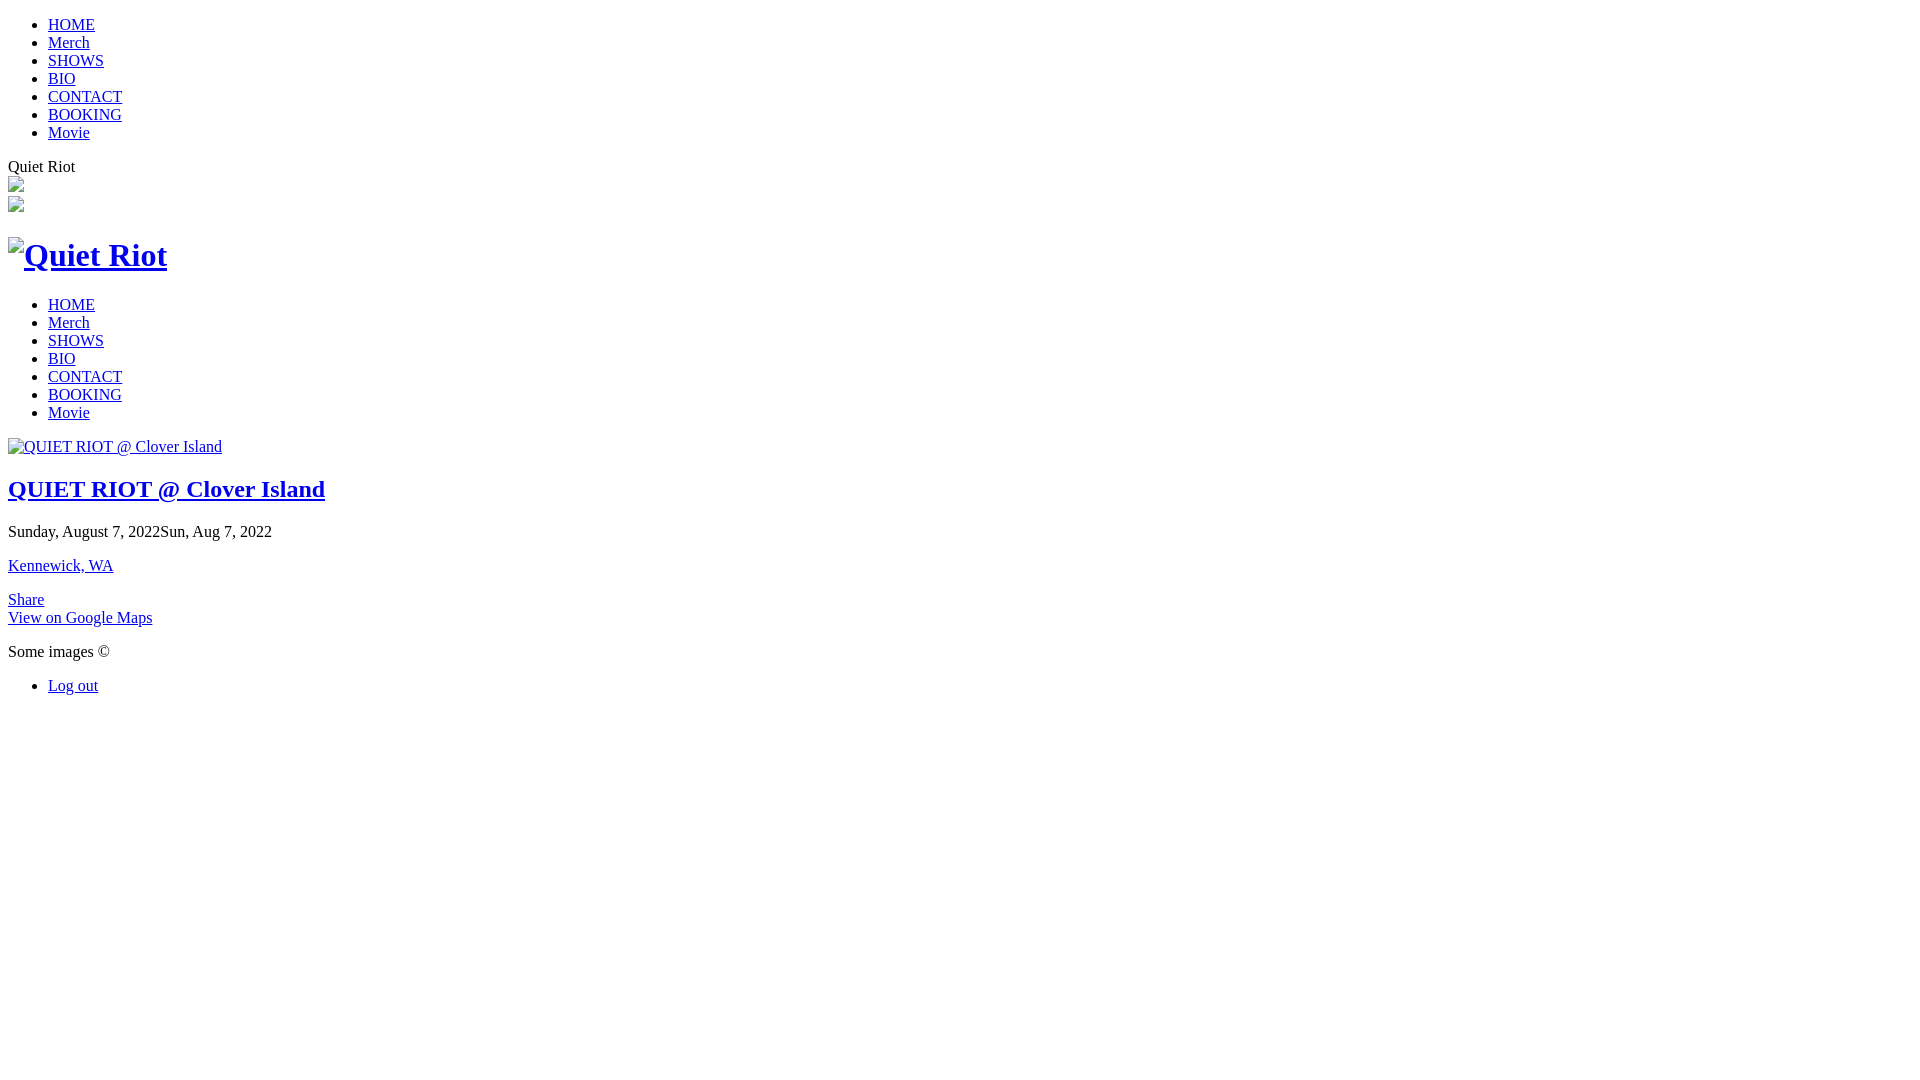  I want to click on 'Movie', so click(68, 132).